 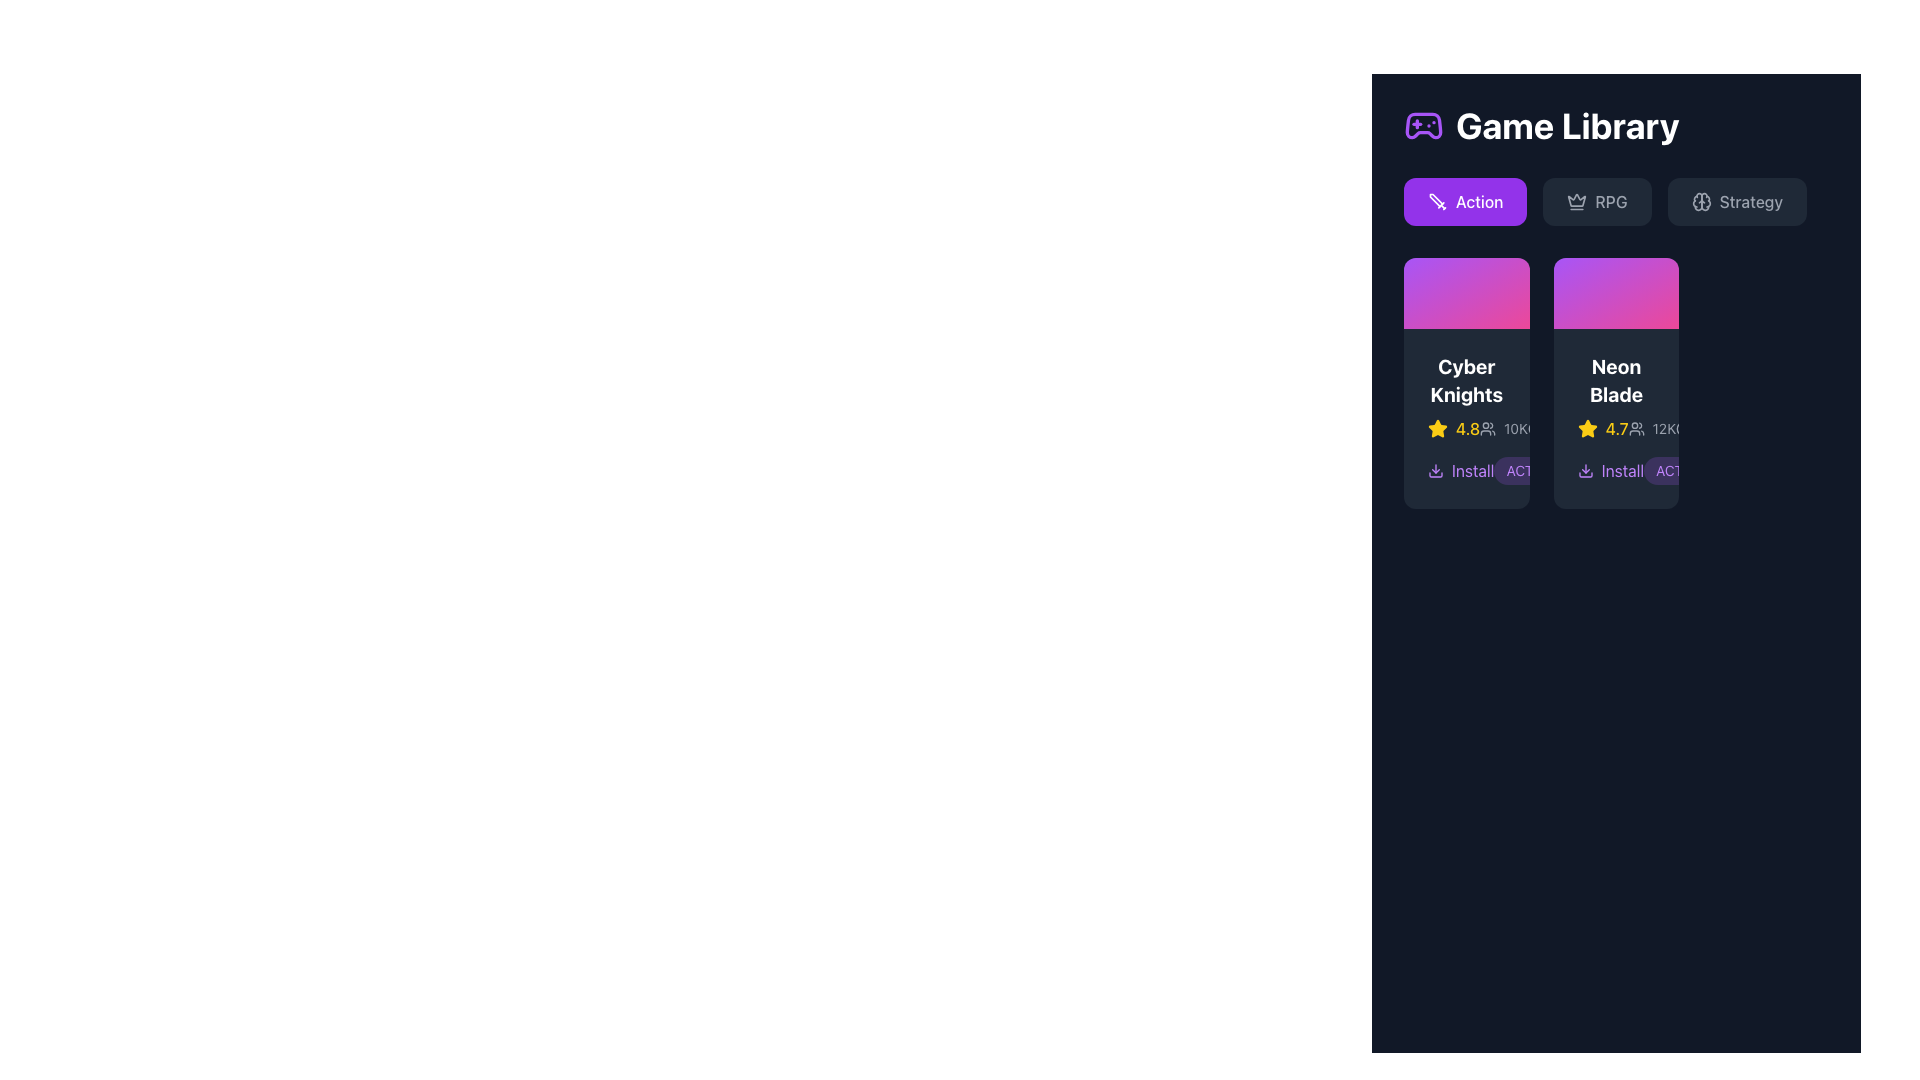 I want to click on the star rating icon located under the title 'Neon Blade' in the second card of the grid, so click(x=1437, y=427).